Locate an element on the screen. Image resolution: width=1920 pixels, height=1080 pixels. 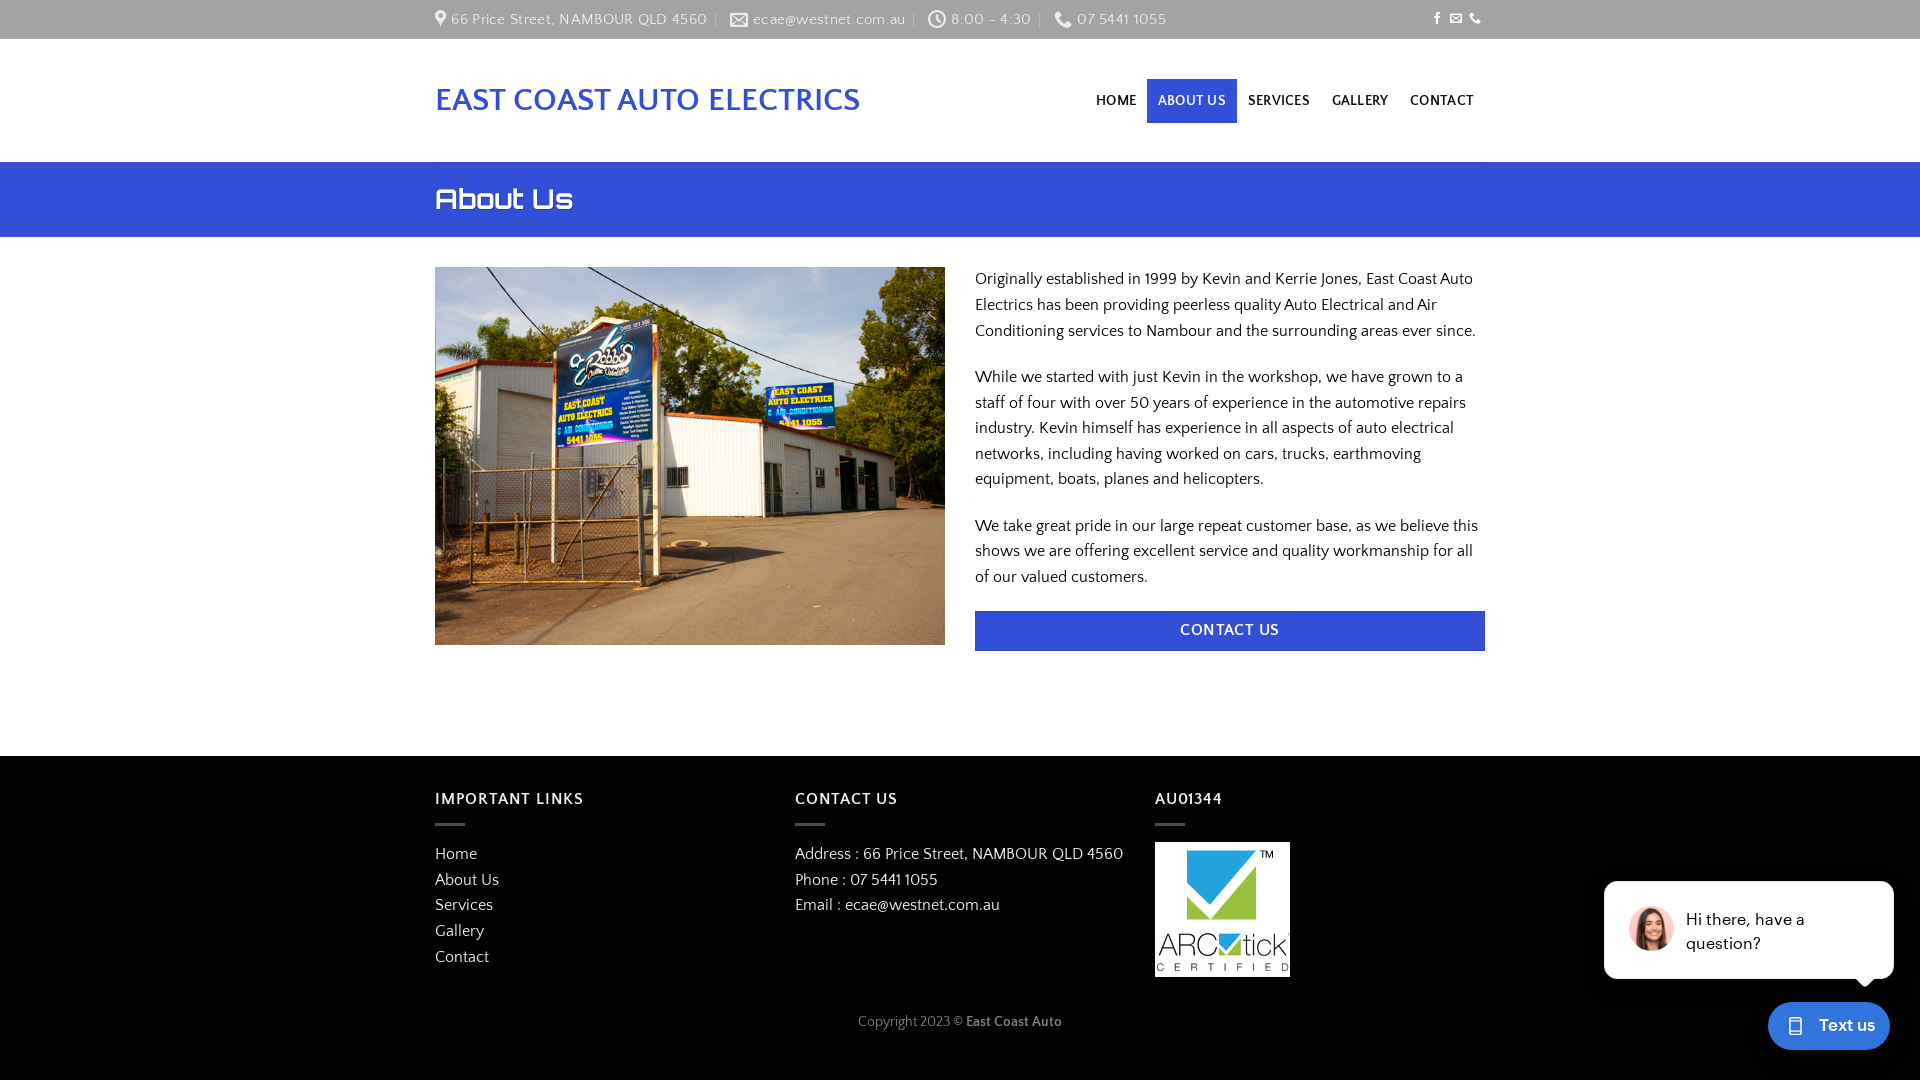
'Home' is located at coordinates (455, 855).